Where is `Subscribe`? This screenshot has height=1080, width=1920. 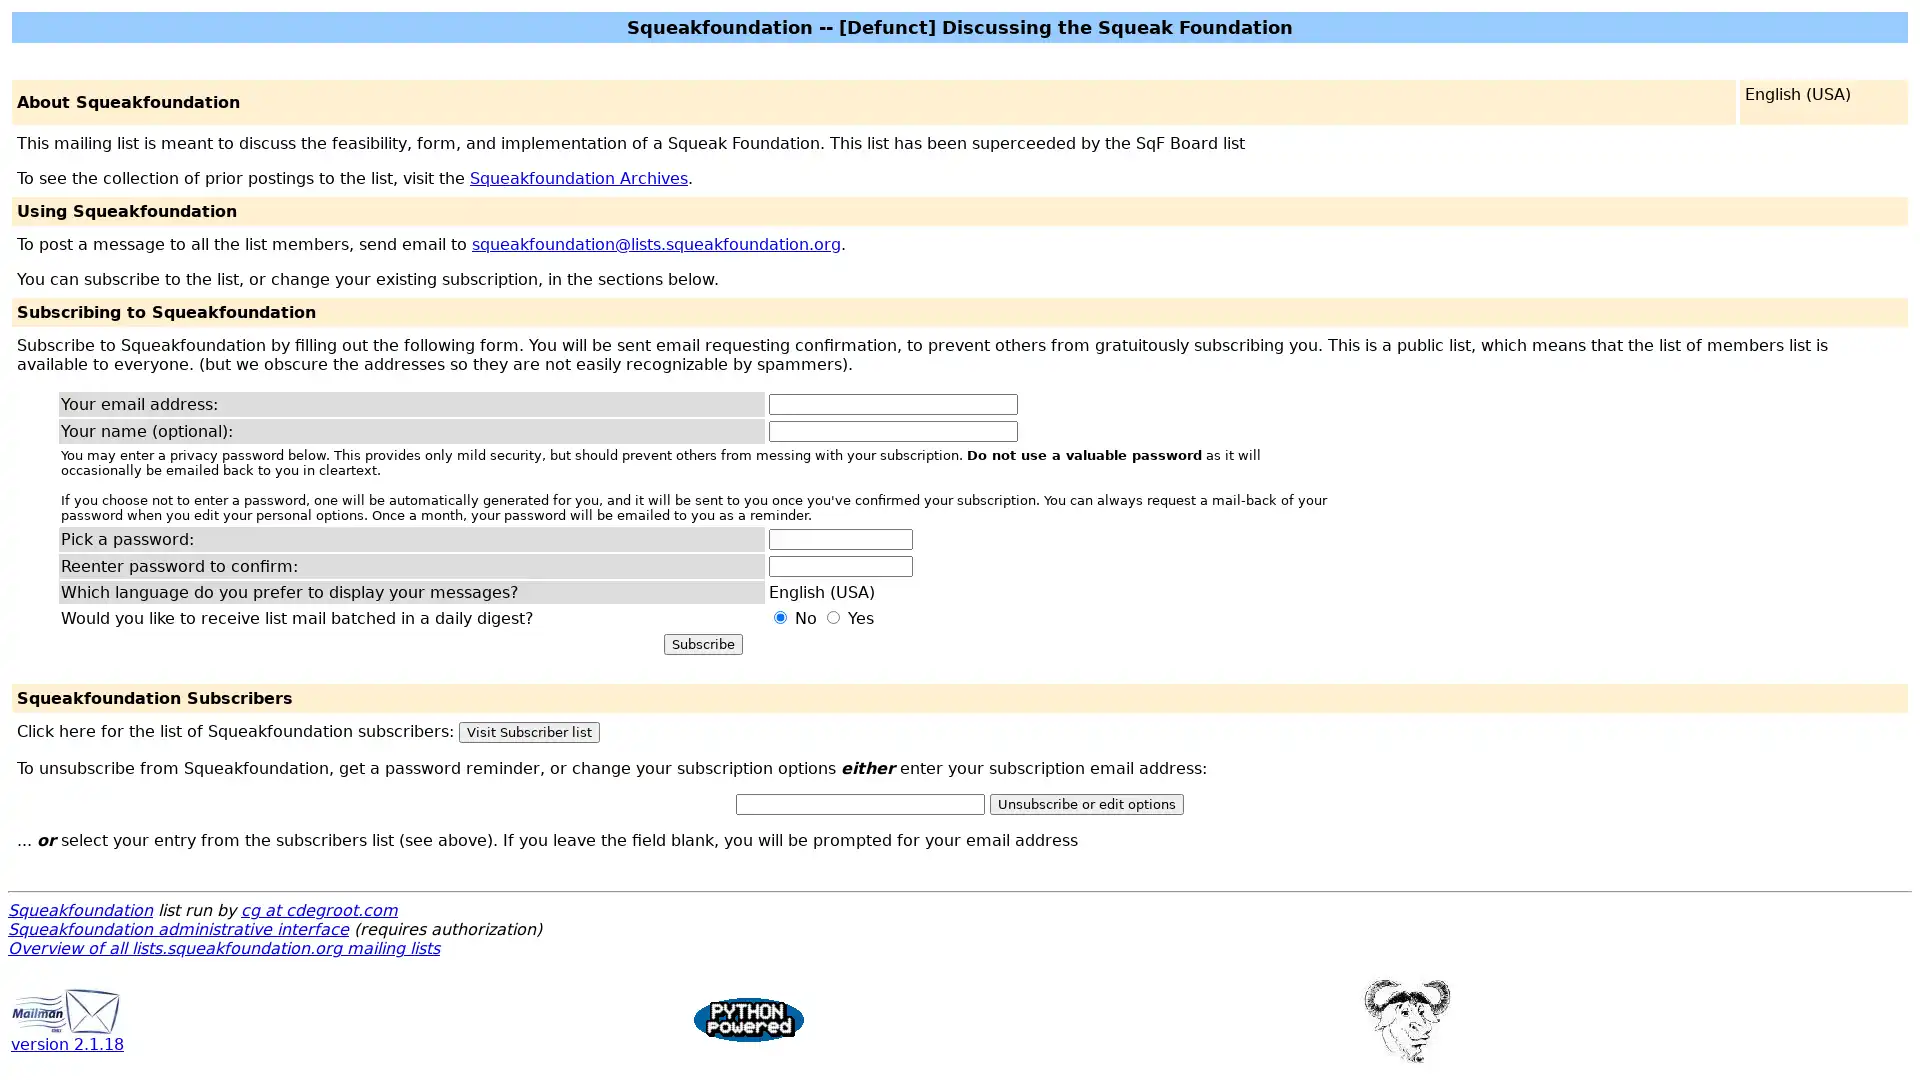
Subscribe is located at coordinates (702, 644).